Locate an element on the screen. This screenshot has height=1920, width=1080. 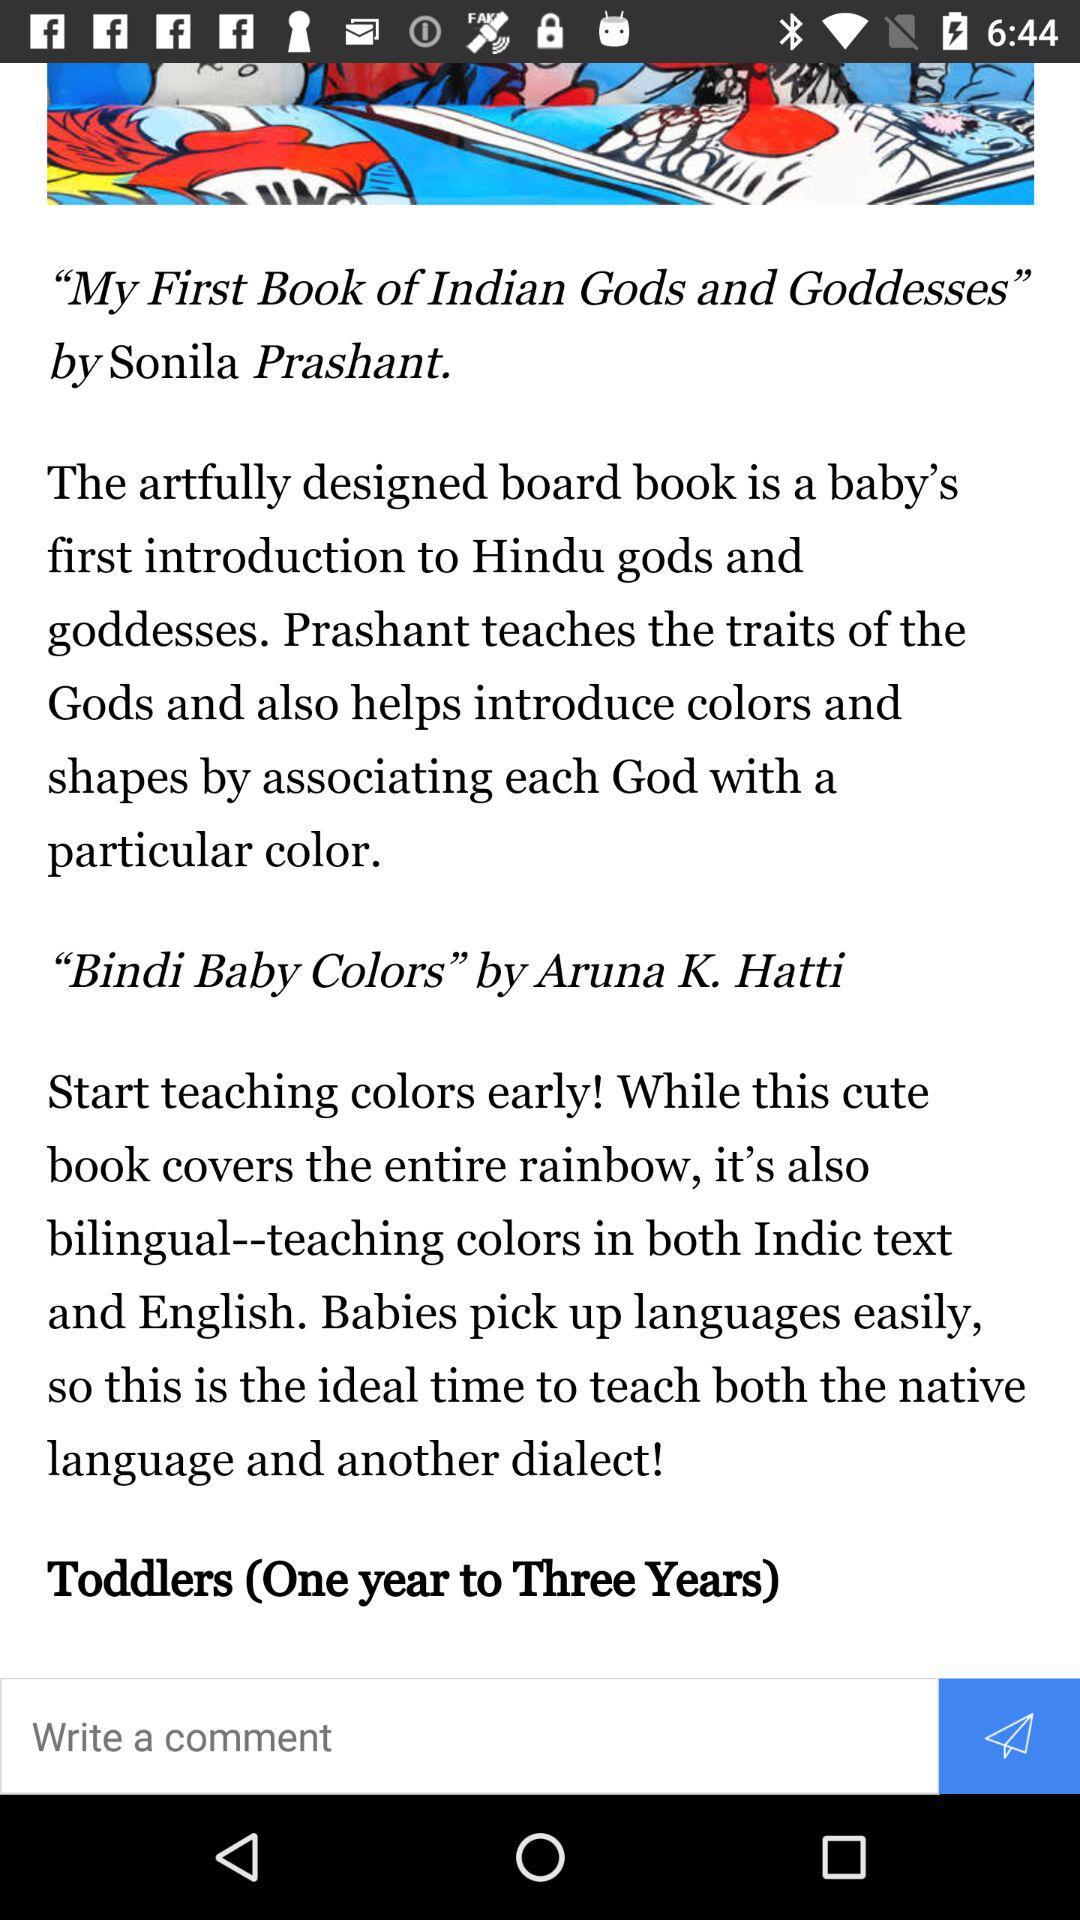
enter is located at coordinates (469, 1734).